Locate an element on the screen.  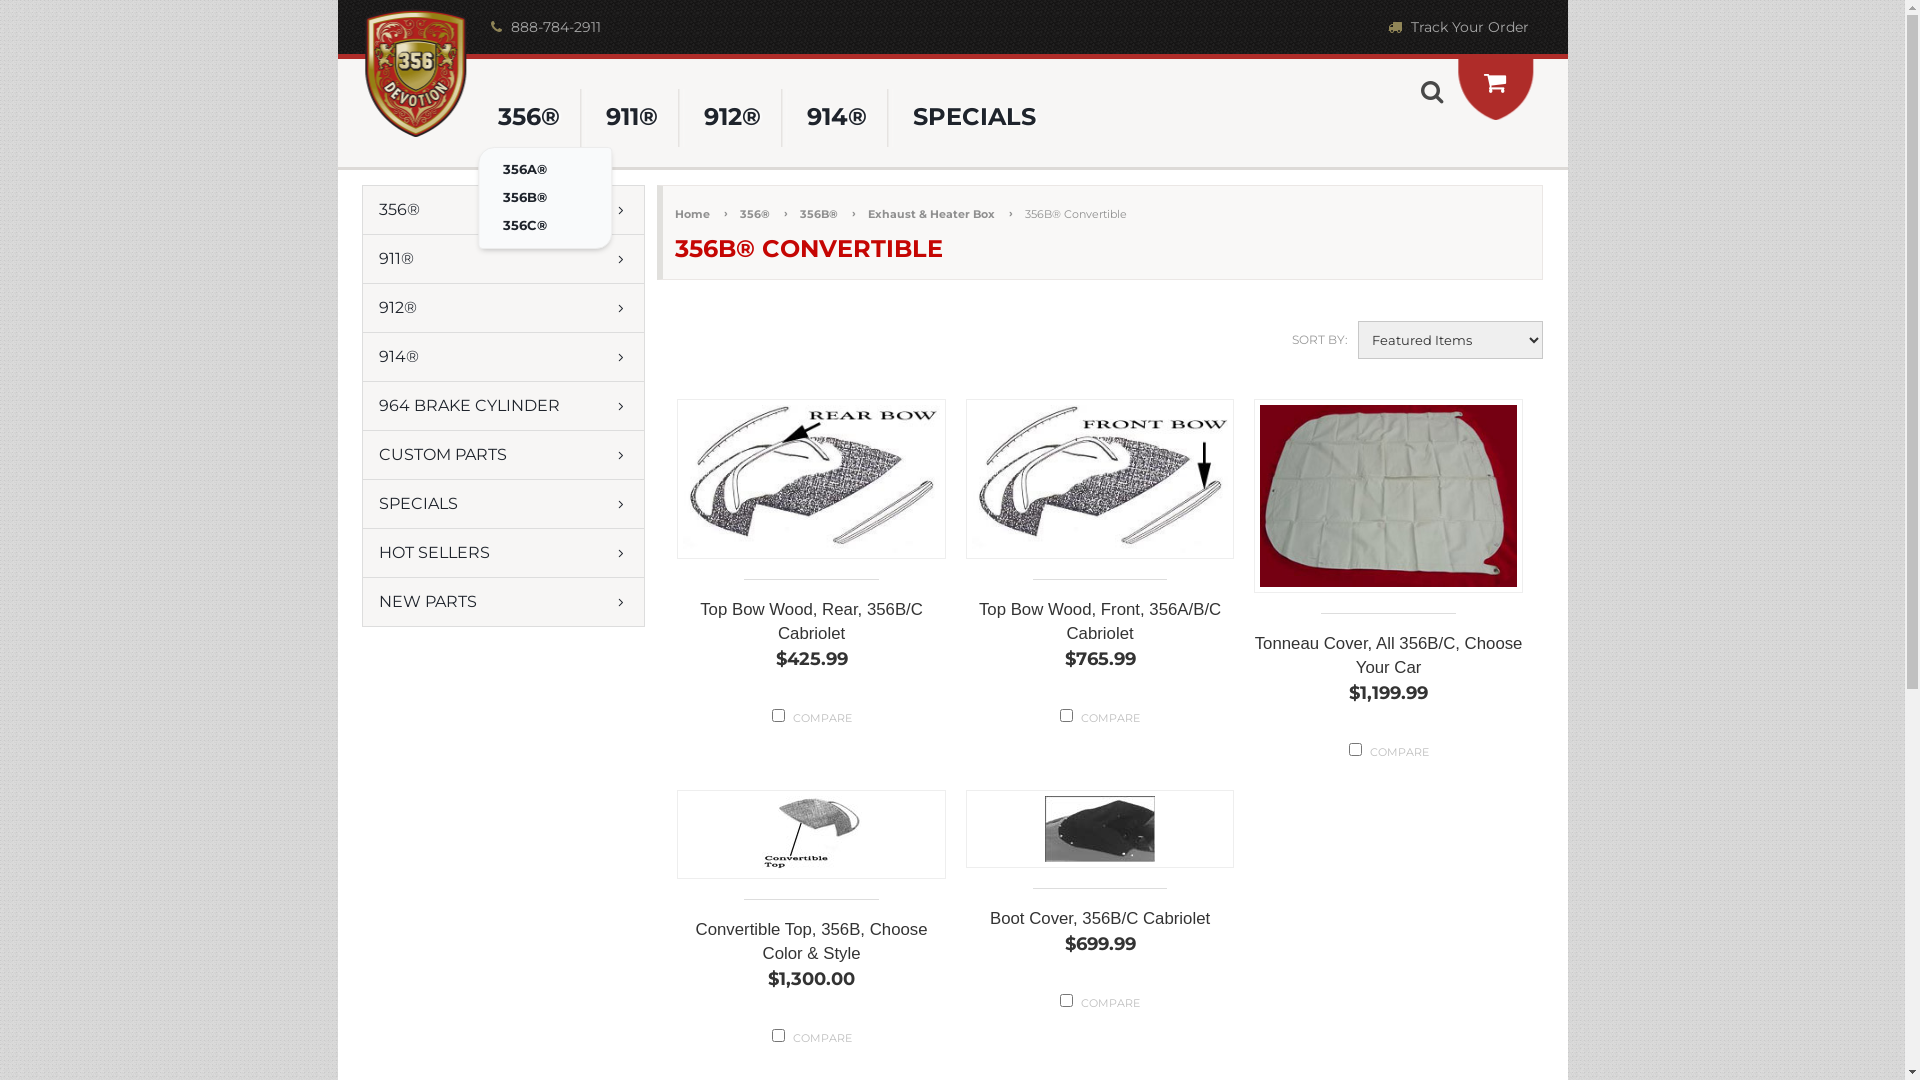
'NEW PARTS' is located at coordinates (503, 600).